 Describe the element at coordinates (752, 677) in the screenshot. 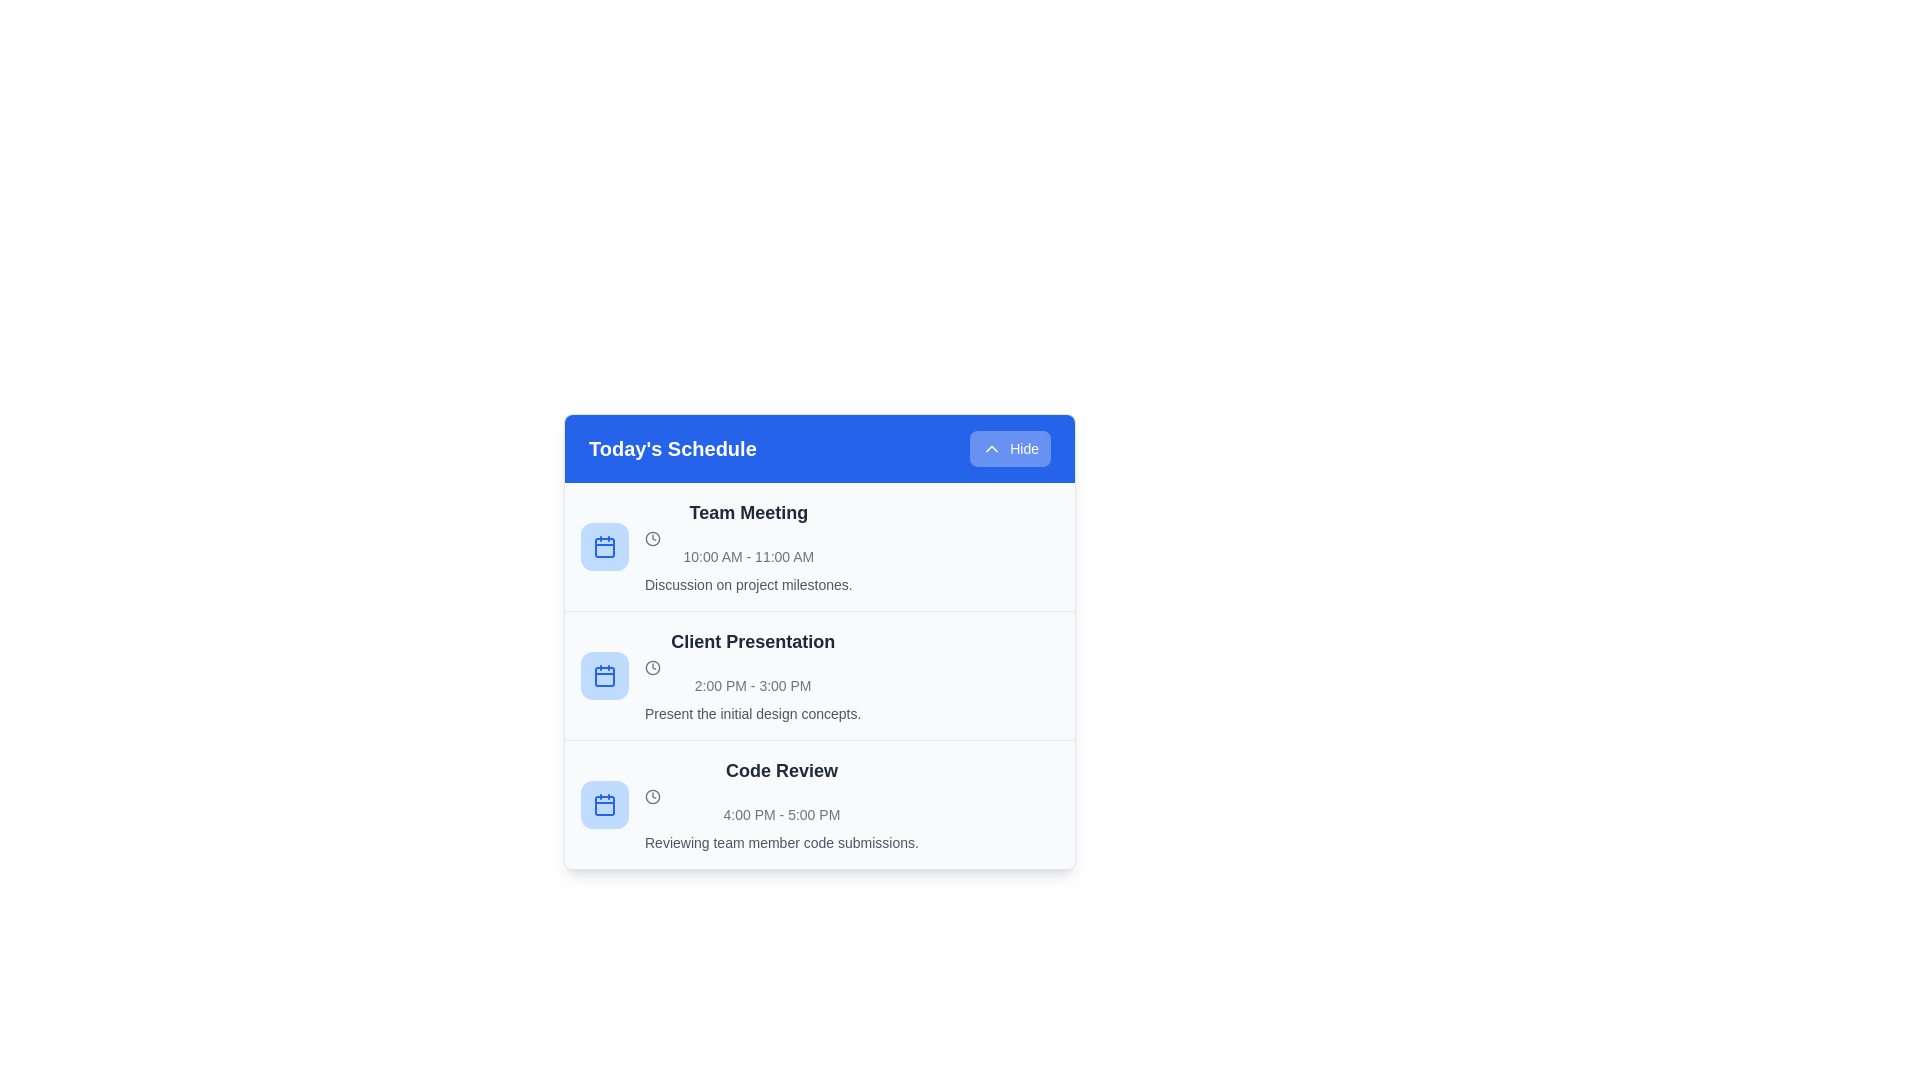

I see `the Time Display element that shows the time range '2:00 PM - 3:00 PM', located below 'Client Presentation' and above 'Present the initial design concepts'` at that location.